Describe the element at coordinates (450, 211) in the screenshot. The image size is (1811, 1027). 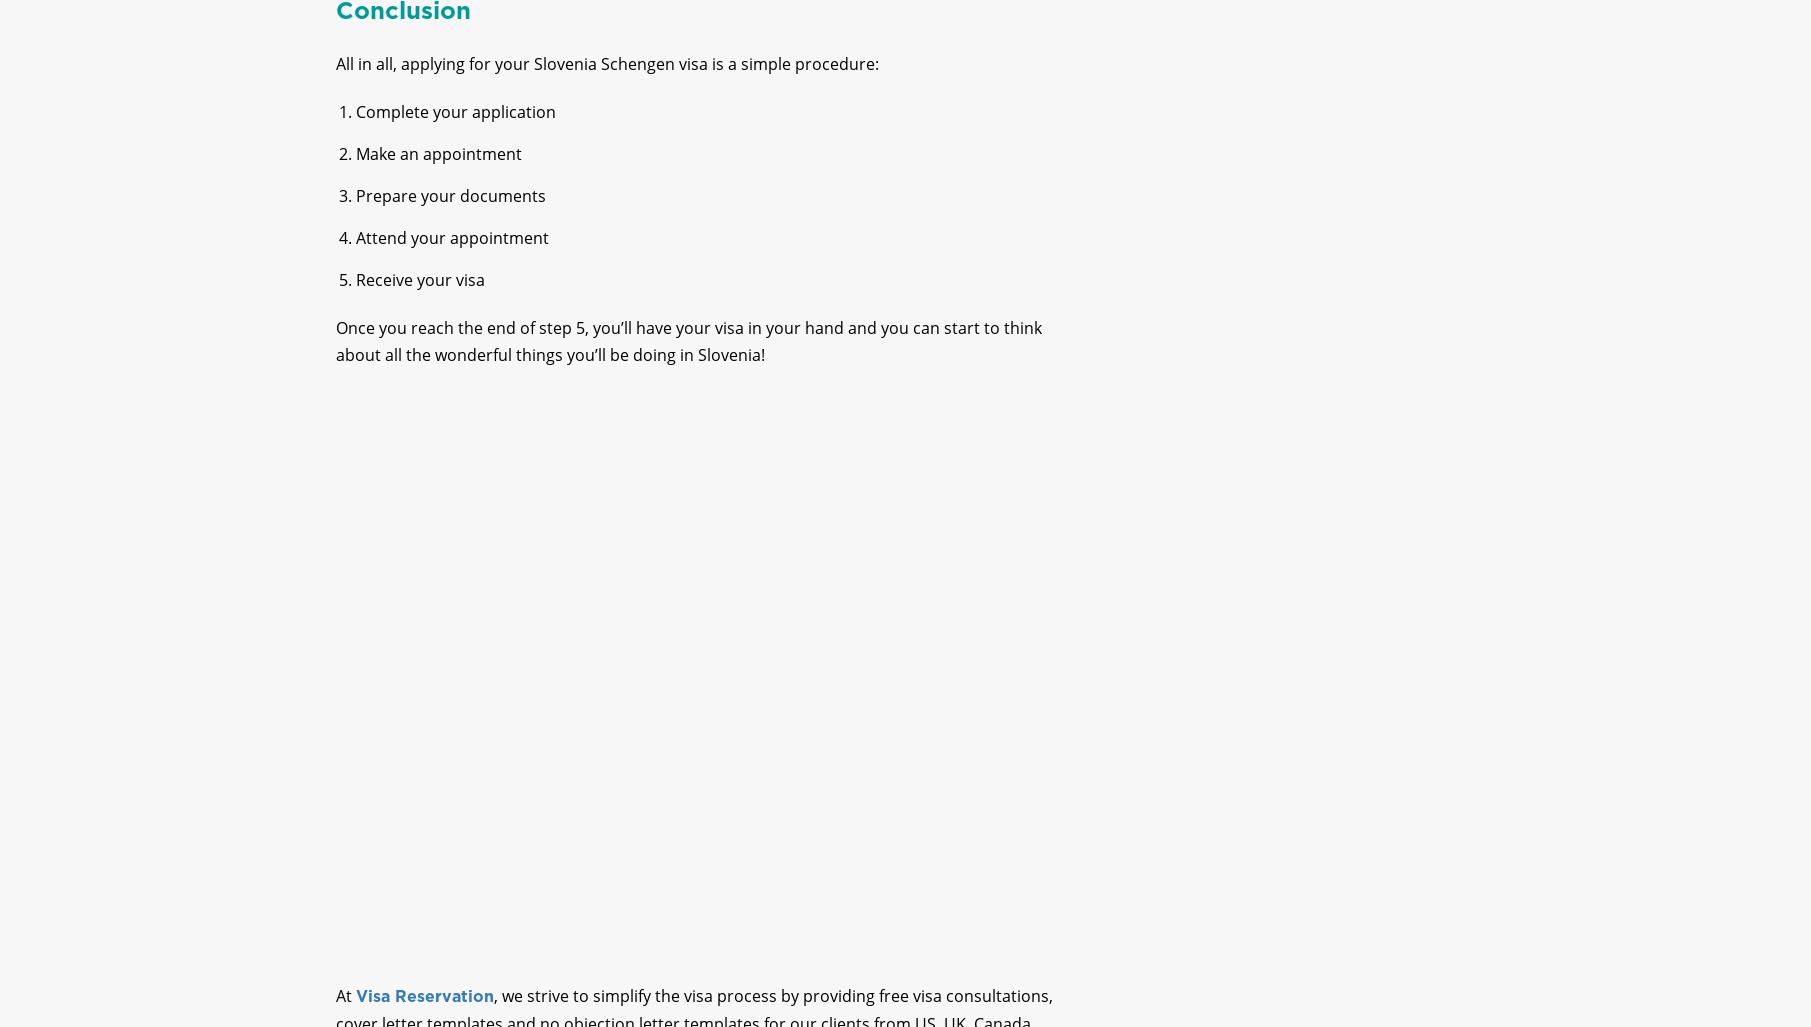
I see `'Prepare your documents'` at that location.